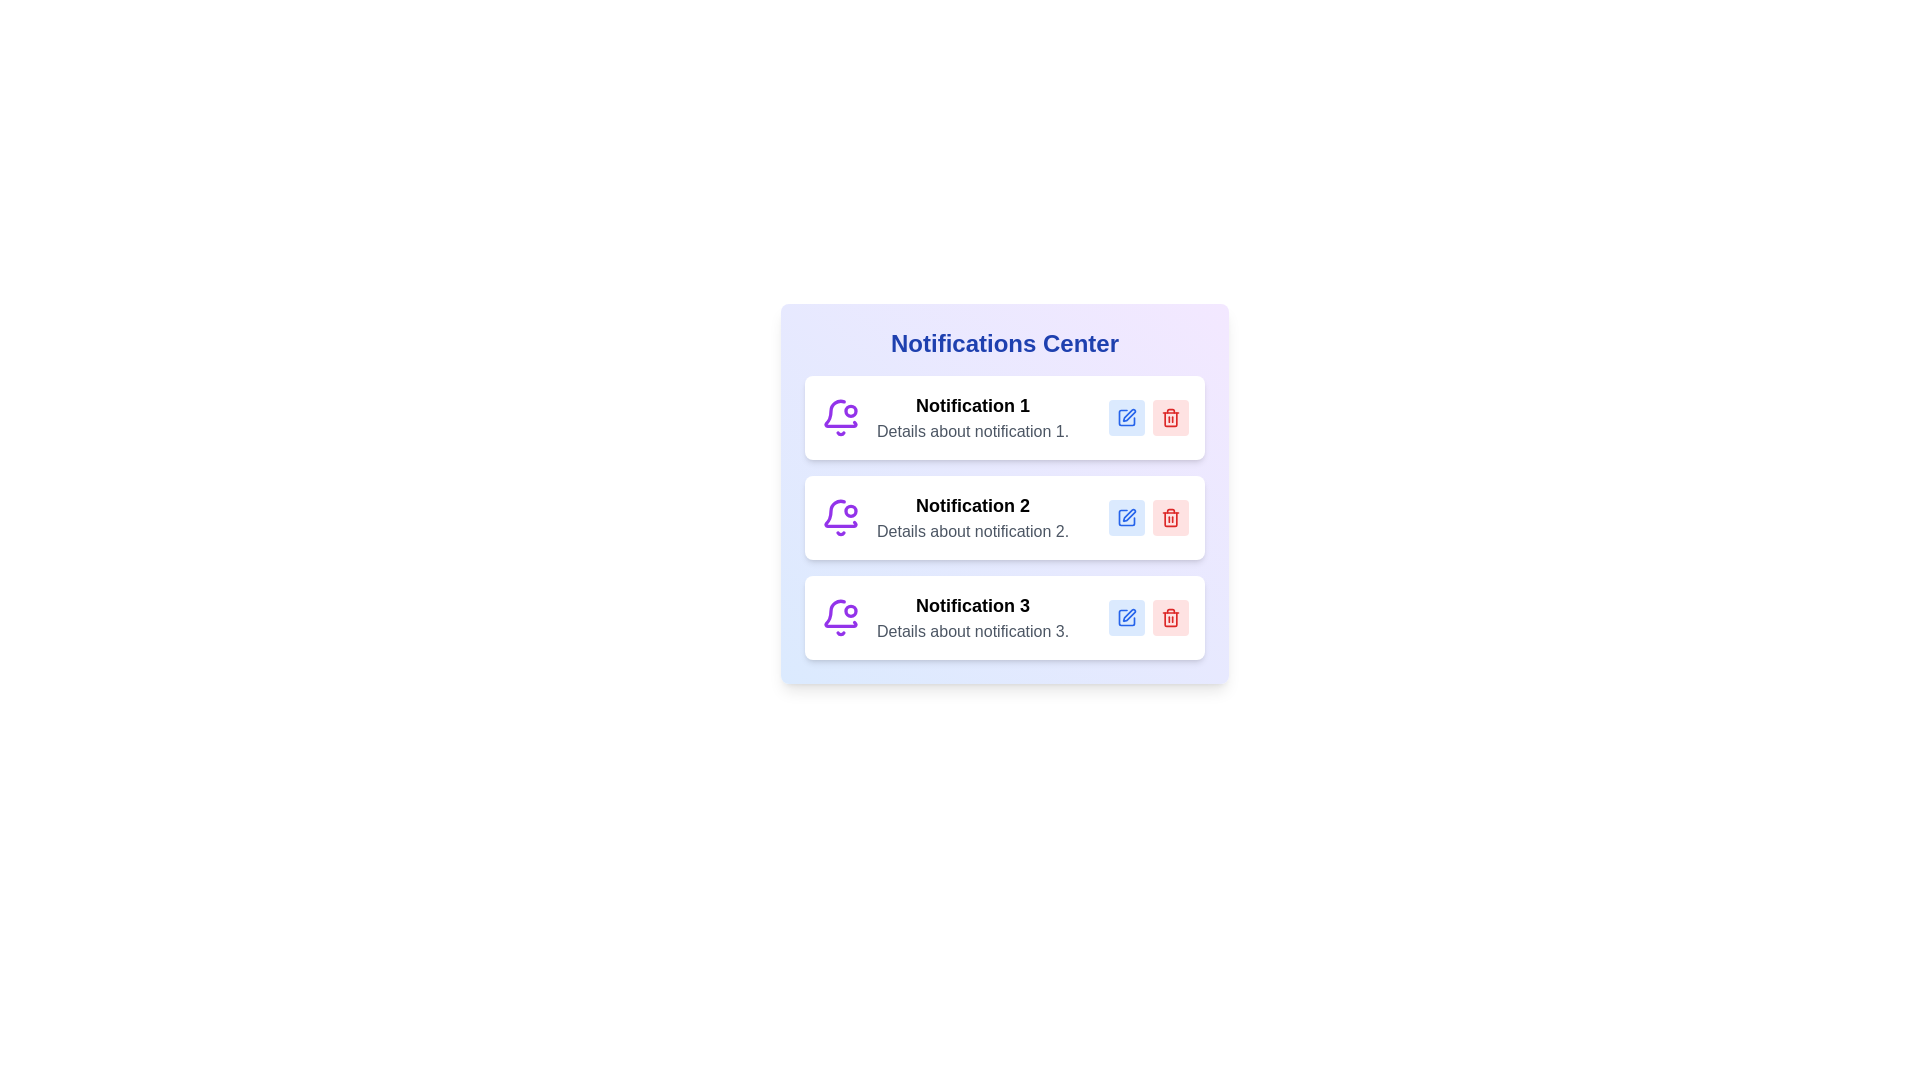  What do you see at coordinates (973, 531) in the screenshot?
I see `the text label displaying 'Details about notification 2.' which is styled in gray and positioned below 'Notification 2' in the Notifications Center interface` at bounding box center [973, 531].